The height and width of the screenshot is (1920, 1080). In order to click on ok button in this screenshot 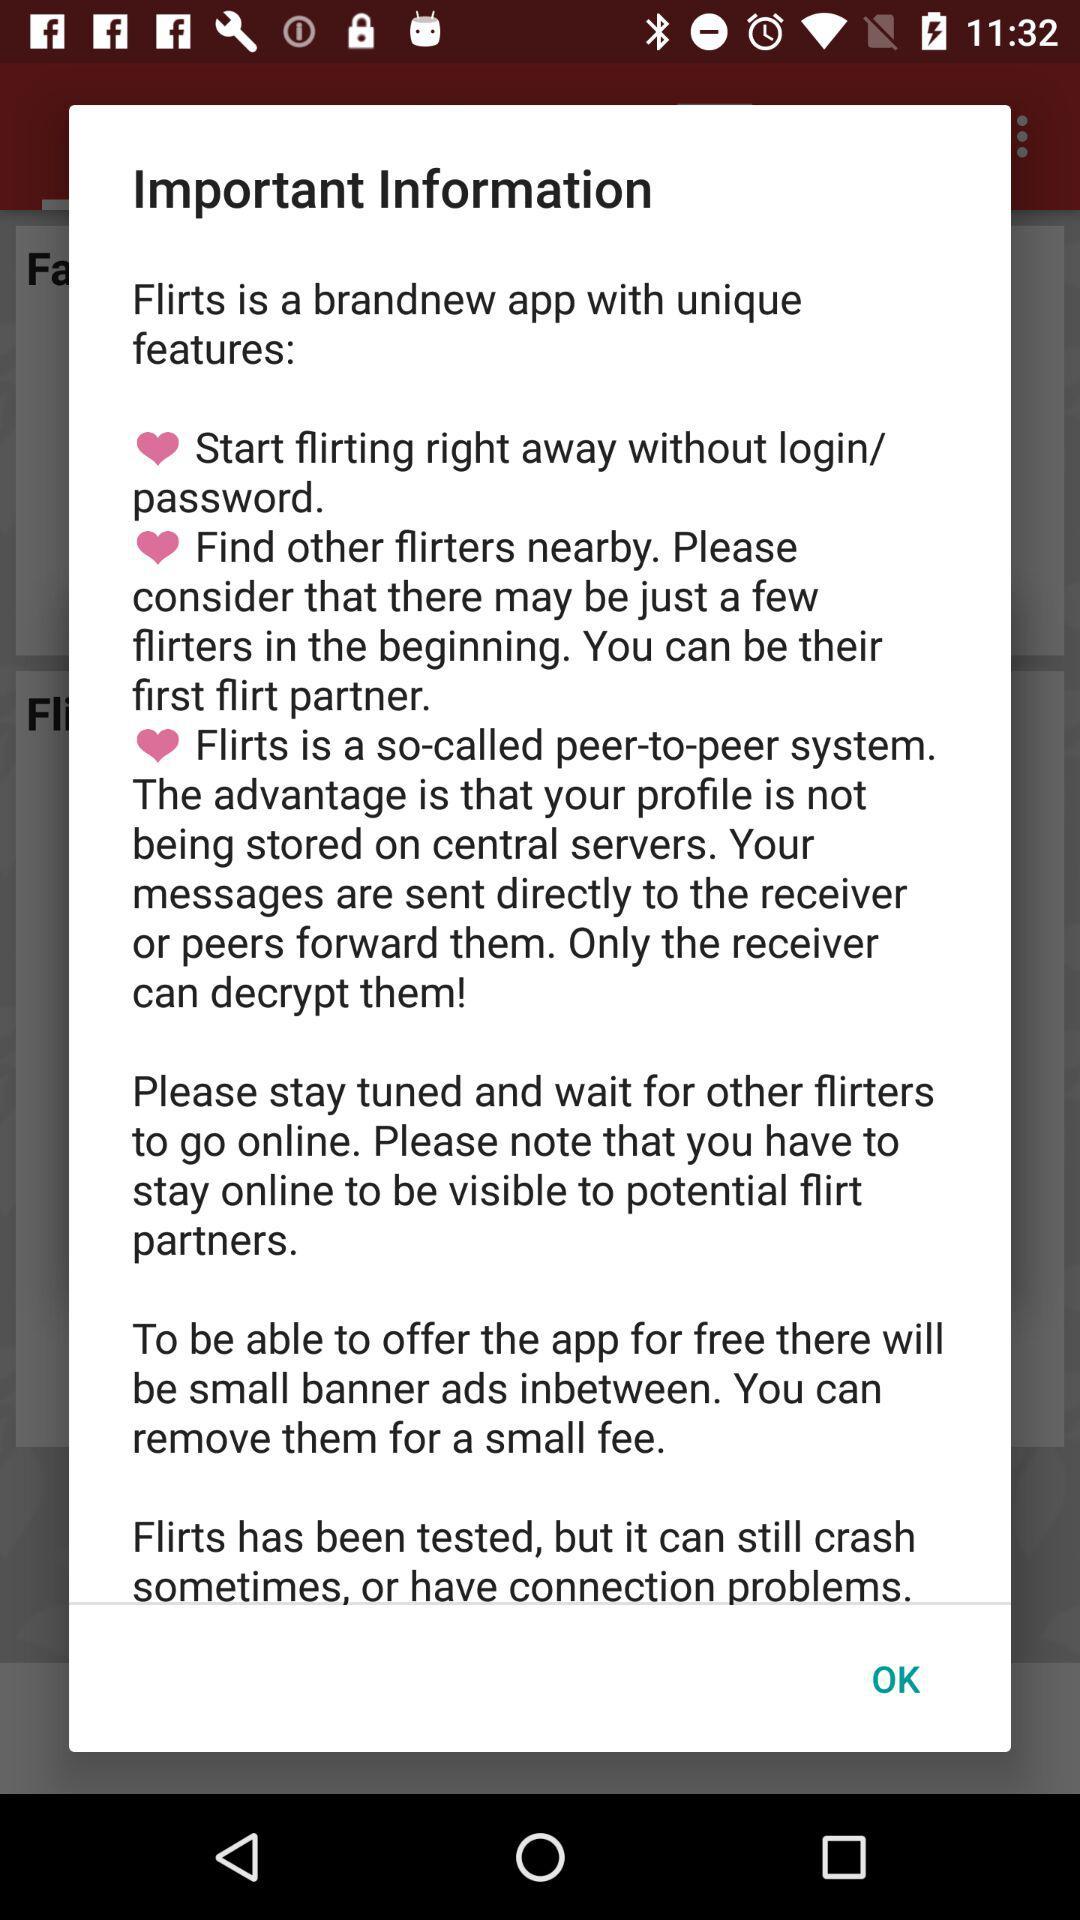, I will do `click(894, 1678)`.